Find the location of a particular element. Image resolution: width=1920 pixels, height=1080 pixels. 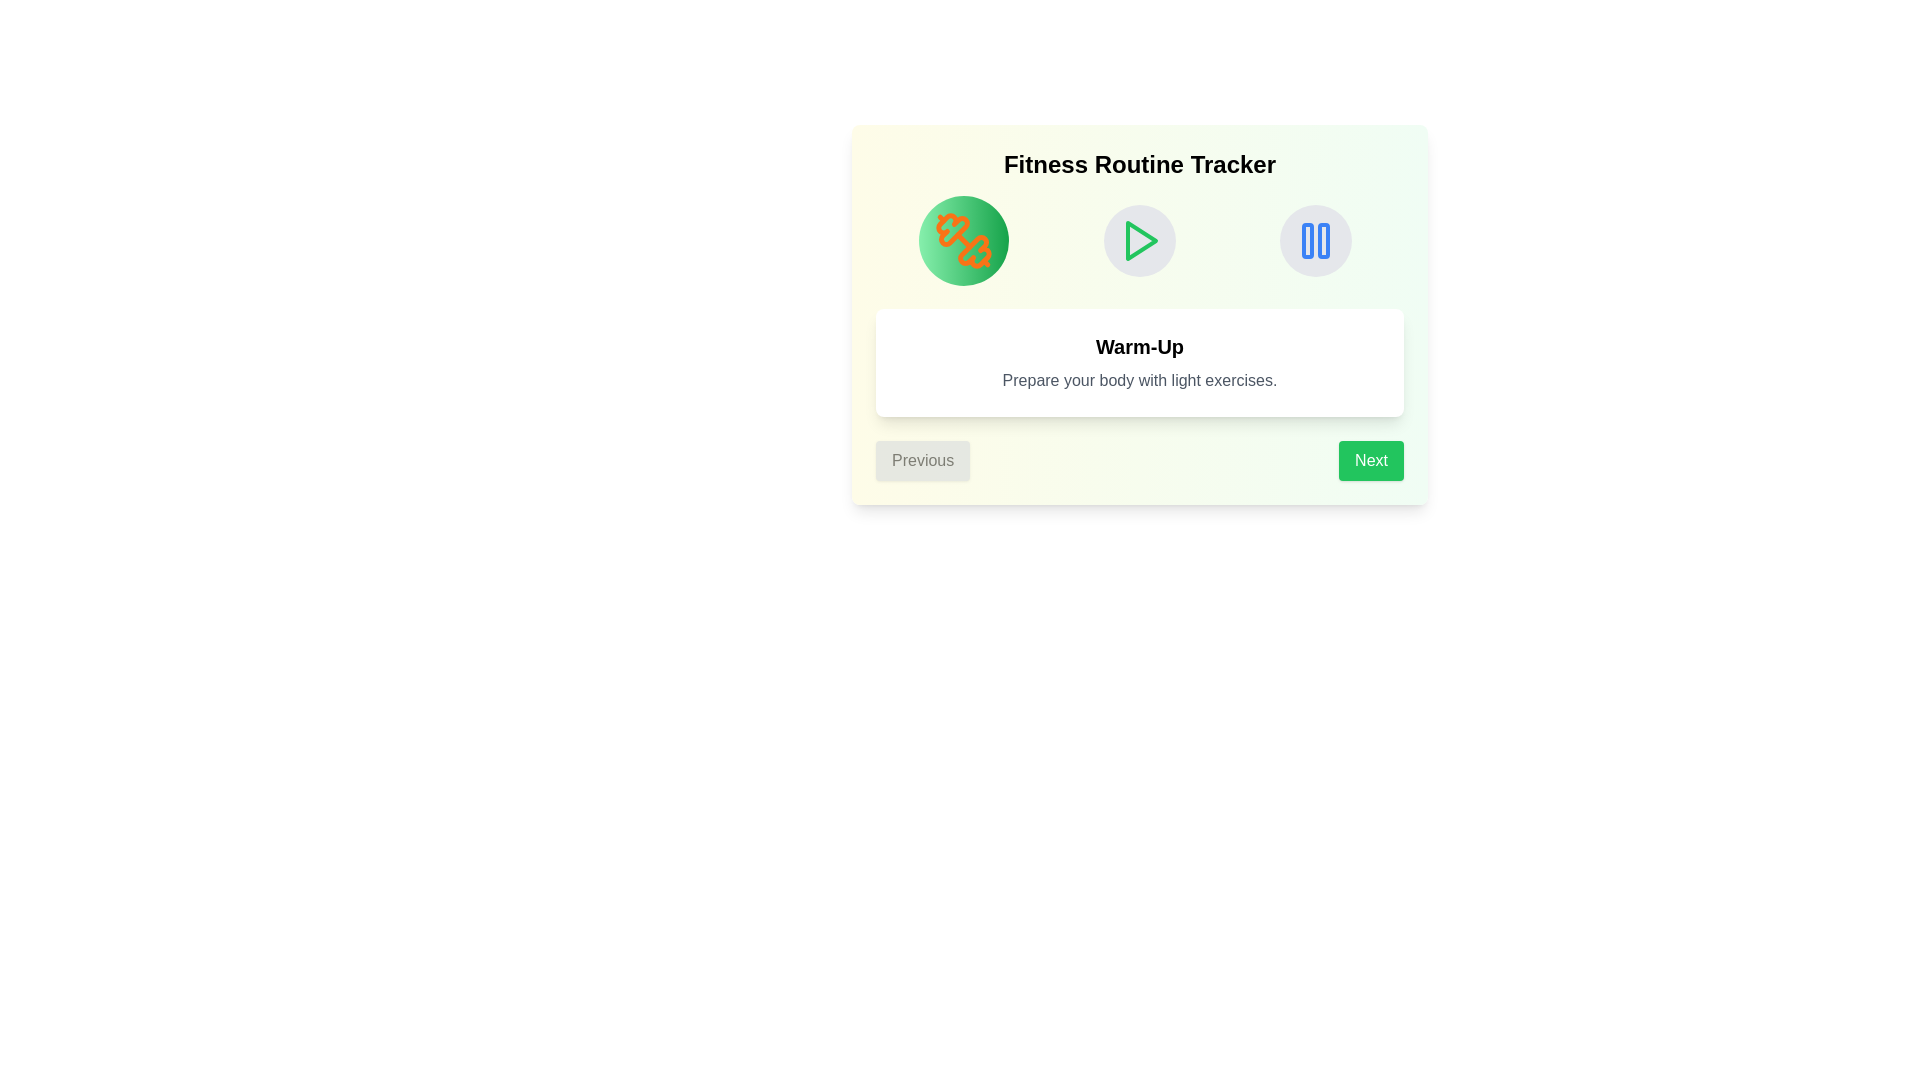

the icon representing the Cool Down step is located at coordinates (1315, 239).